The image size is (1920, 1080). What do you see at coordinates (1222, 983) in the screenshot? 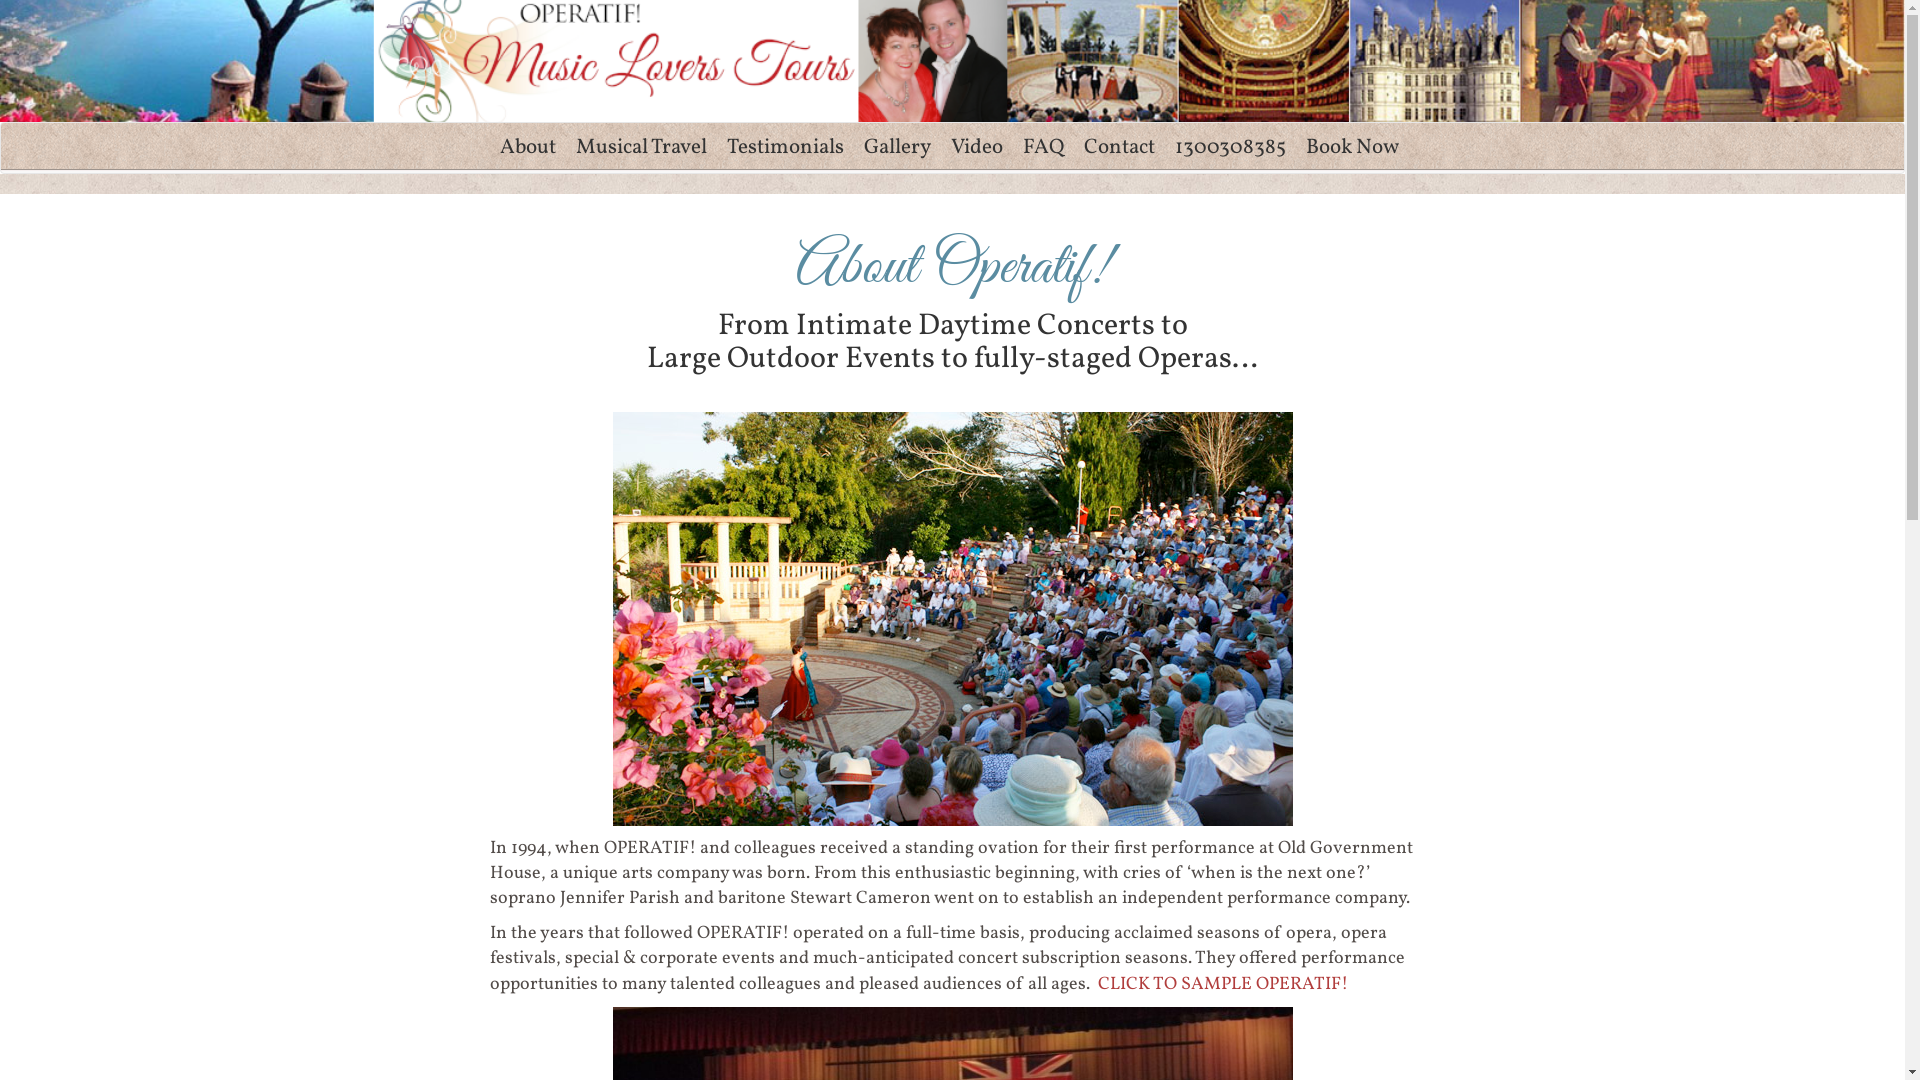
I see `'CLICK TO SAMPLE OPERATIF!'` at bounding box center [1222, 983].